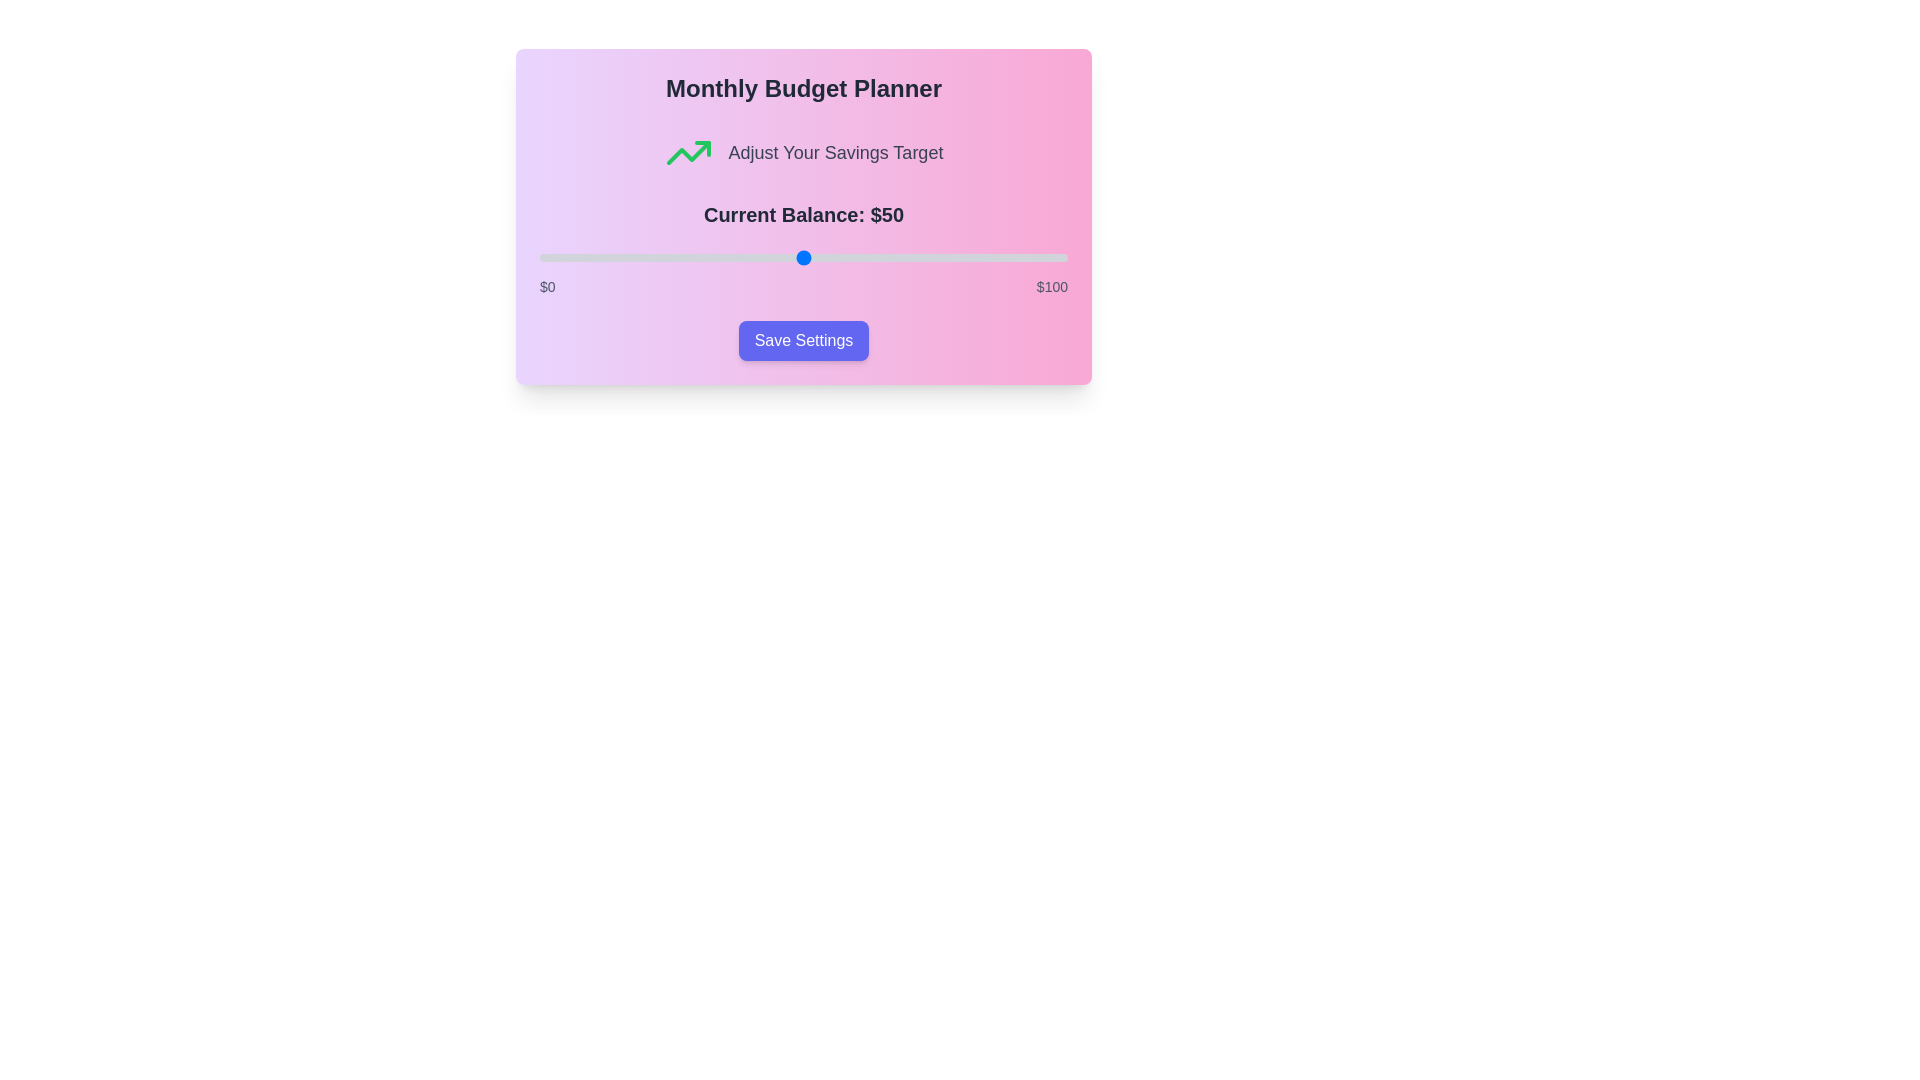  Describe the element at coordinates (709, 257) in the screenshot. I see `the slider to set the balance to 32 value` at that location.